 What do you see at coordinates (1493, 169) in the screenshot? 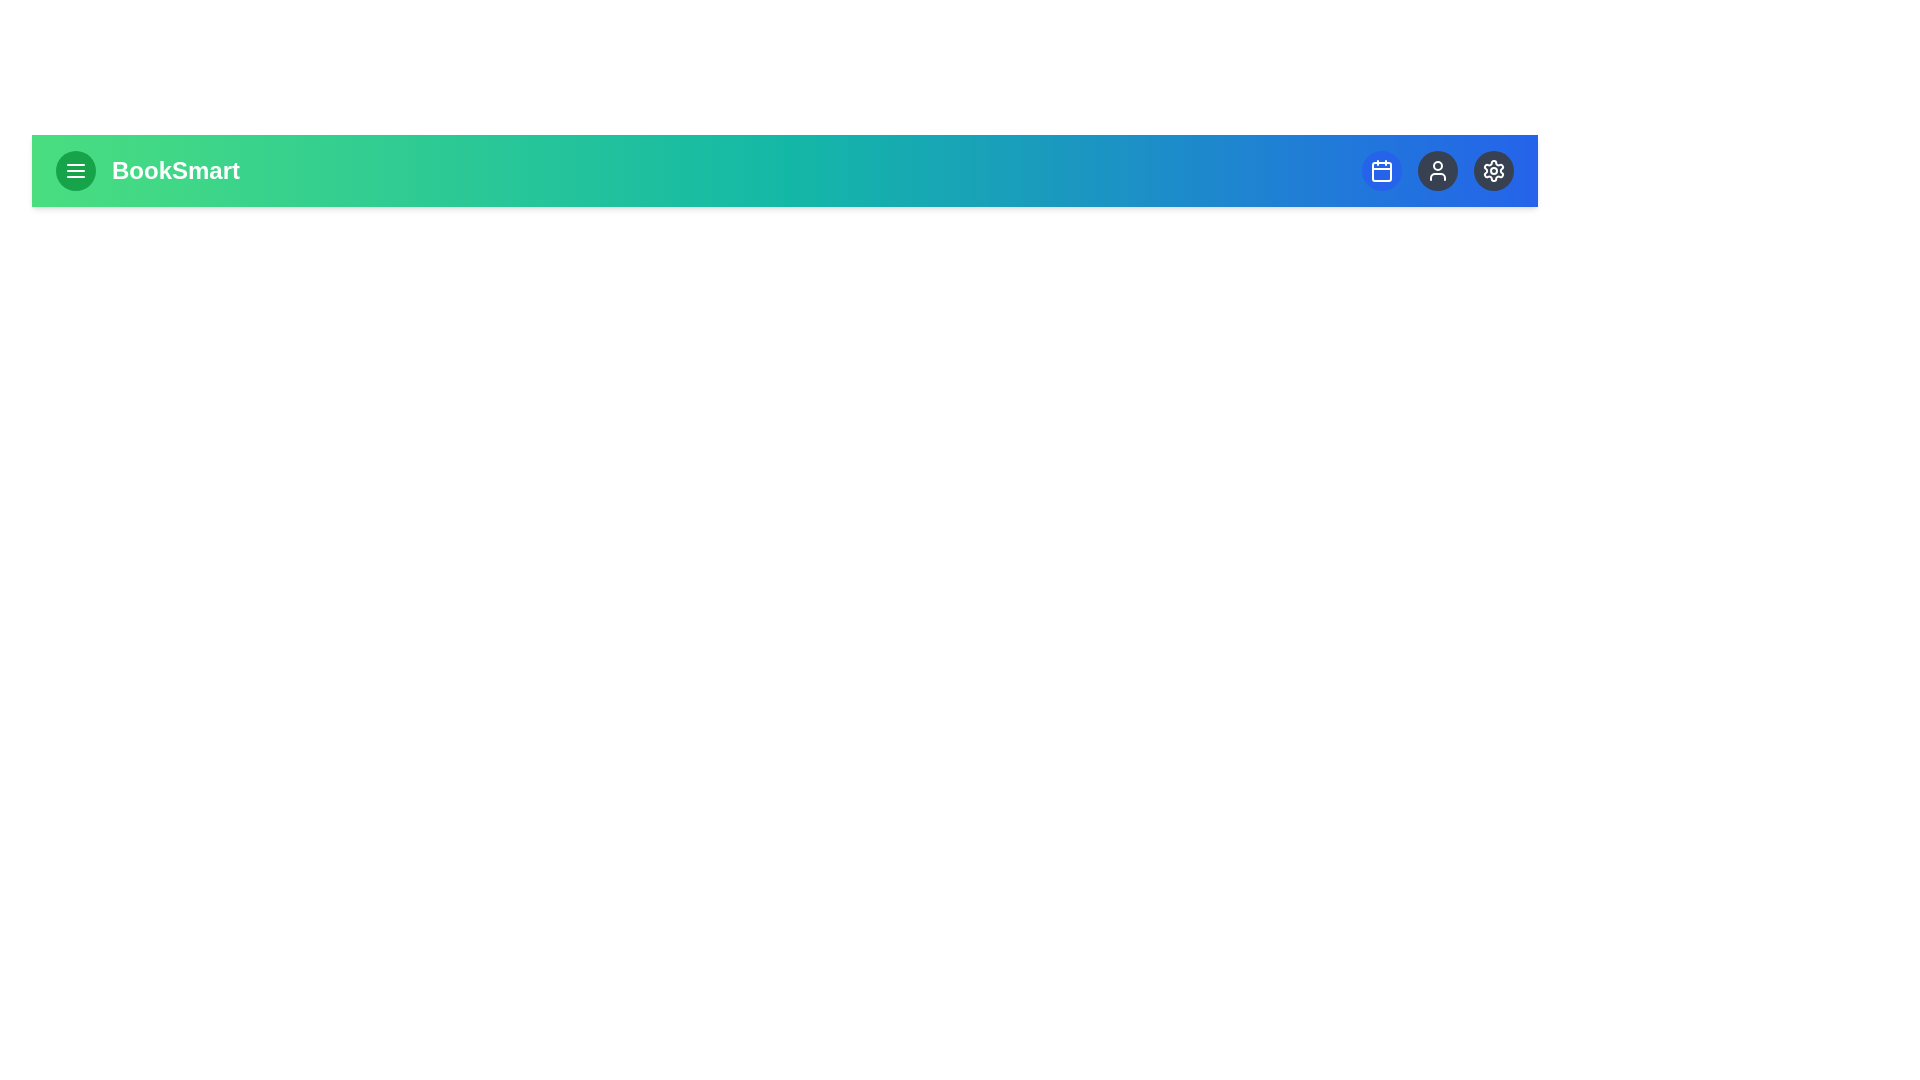
I see `the settings icon button to open the settings menu` at bounding box center [1493, 169].